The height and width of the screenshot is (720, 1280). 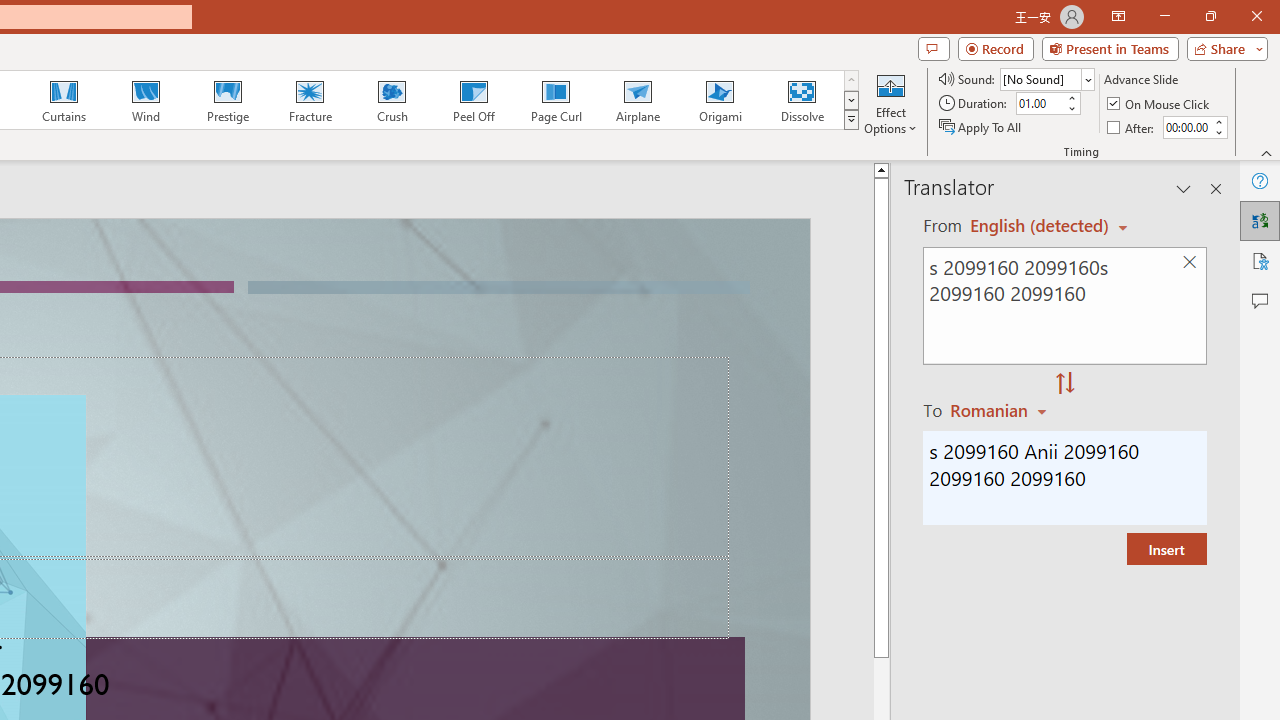 I want to click on 'After', so click(x=1132, y=127).